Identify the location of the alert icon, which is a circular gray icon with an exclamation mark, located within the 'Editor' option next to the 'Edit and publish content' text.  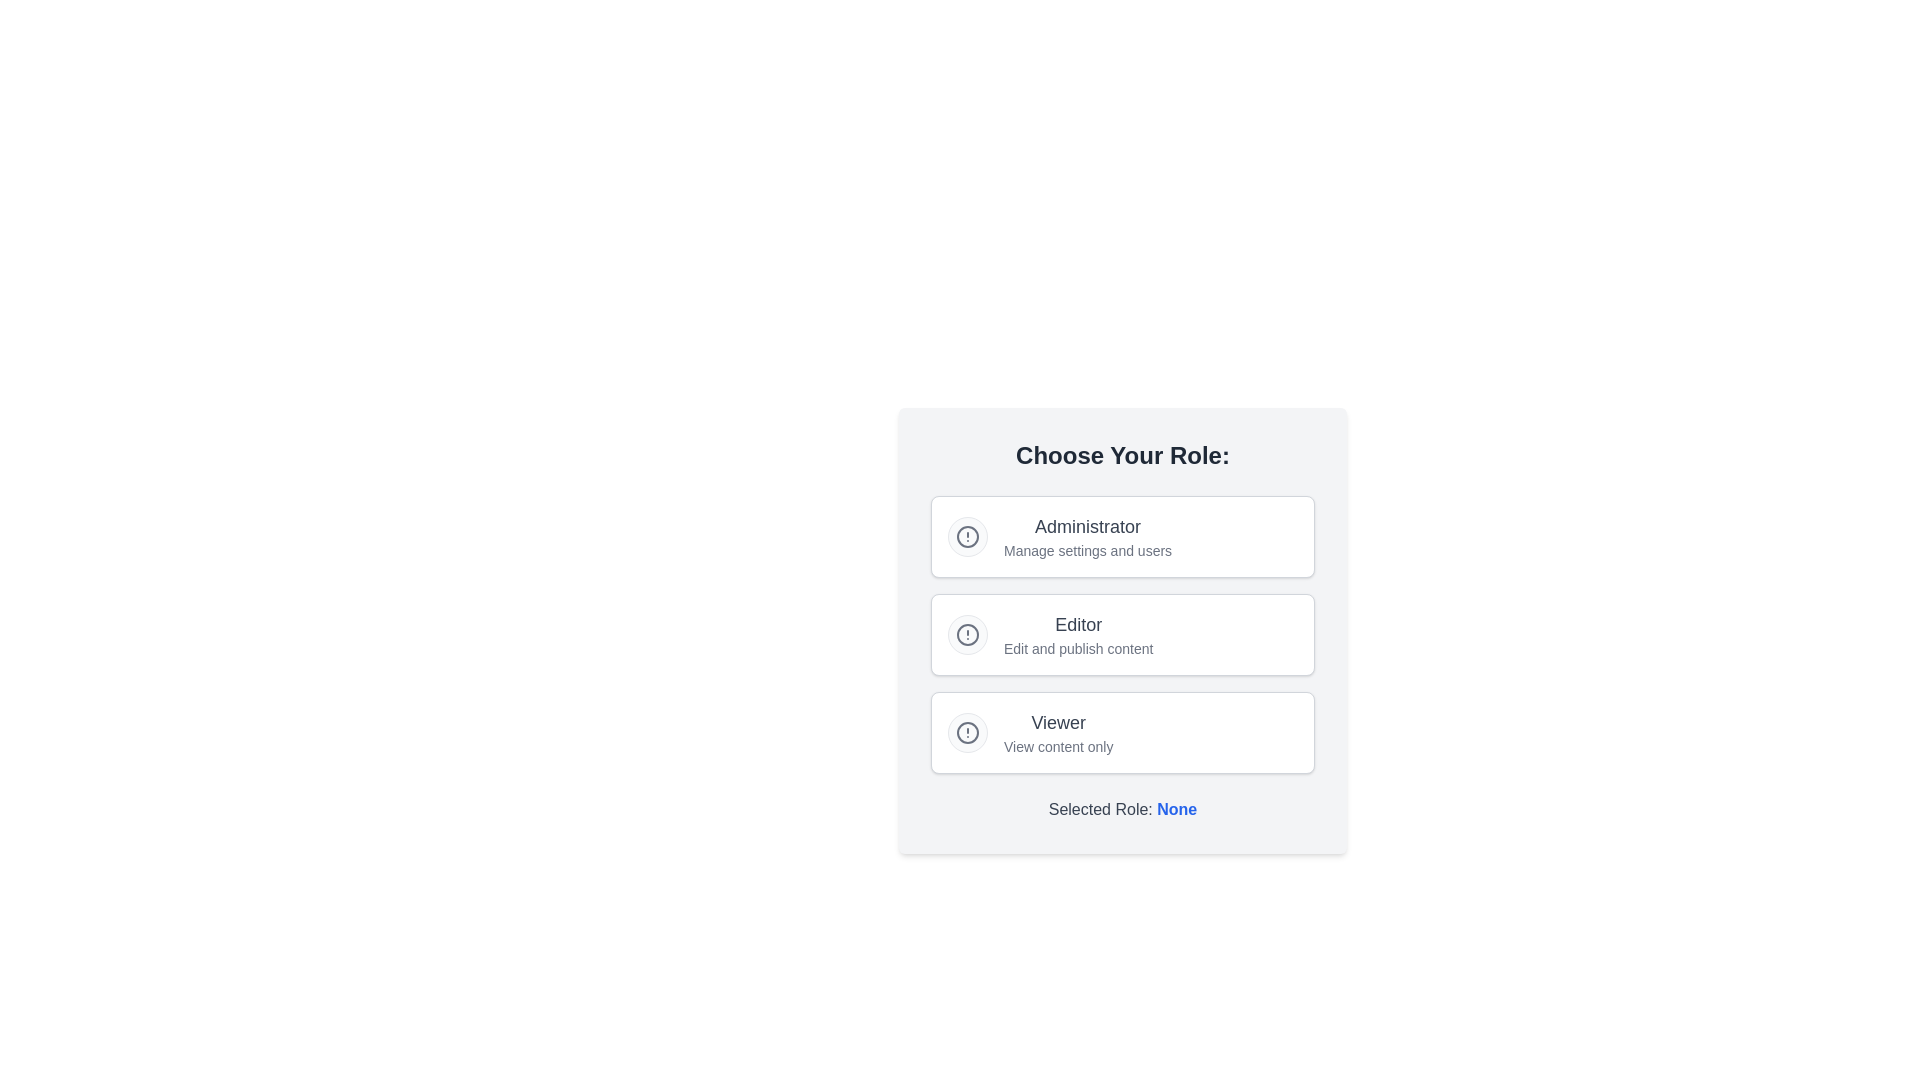
(968, 635).